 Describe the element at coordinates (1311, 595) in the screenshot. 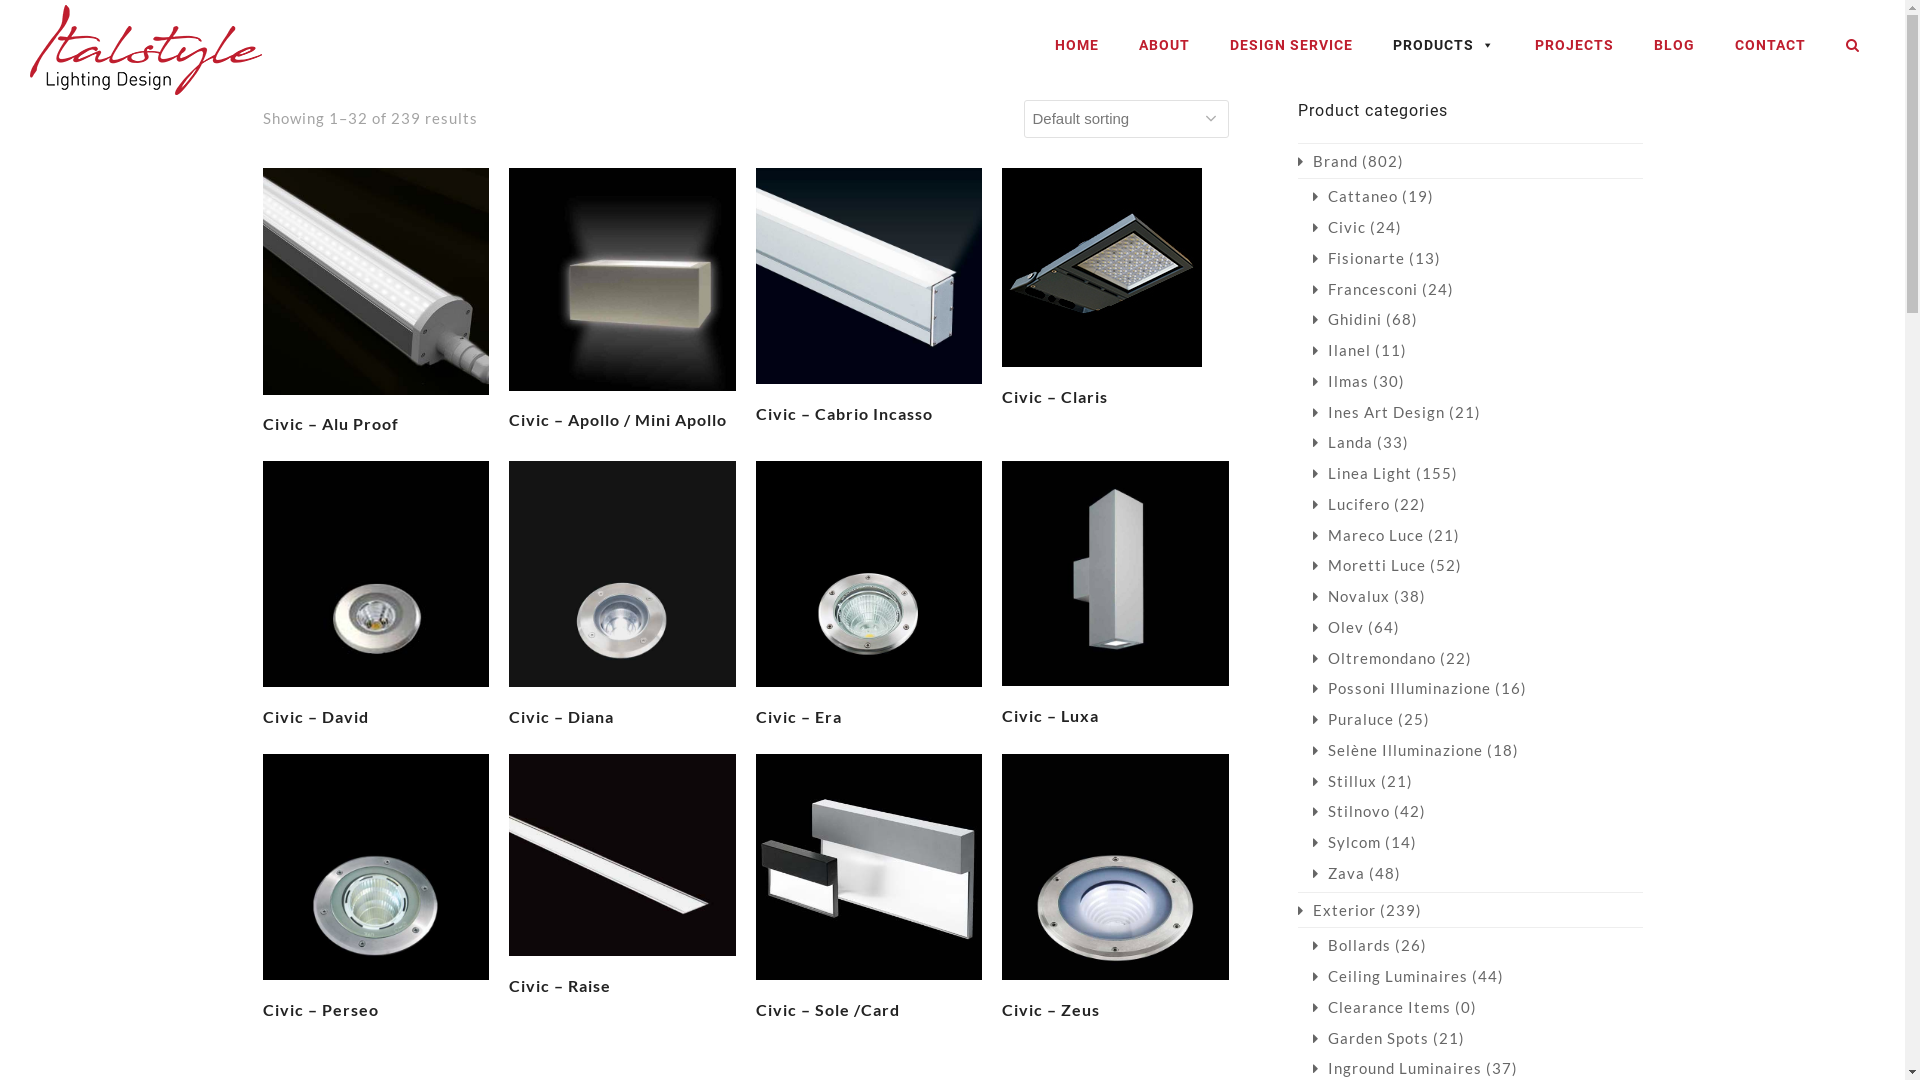

I see `'Novalux'` at that location.